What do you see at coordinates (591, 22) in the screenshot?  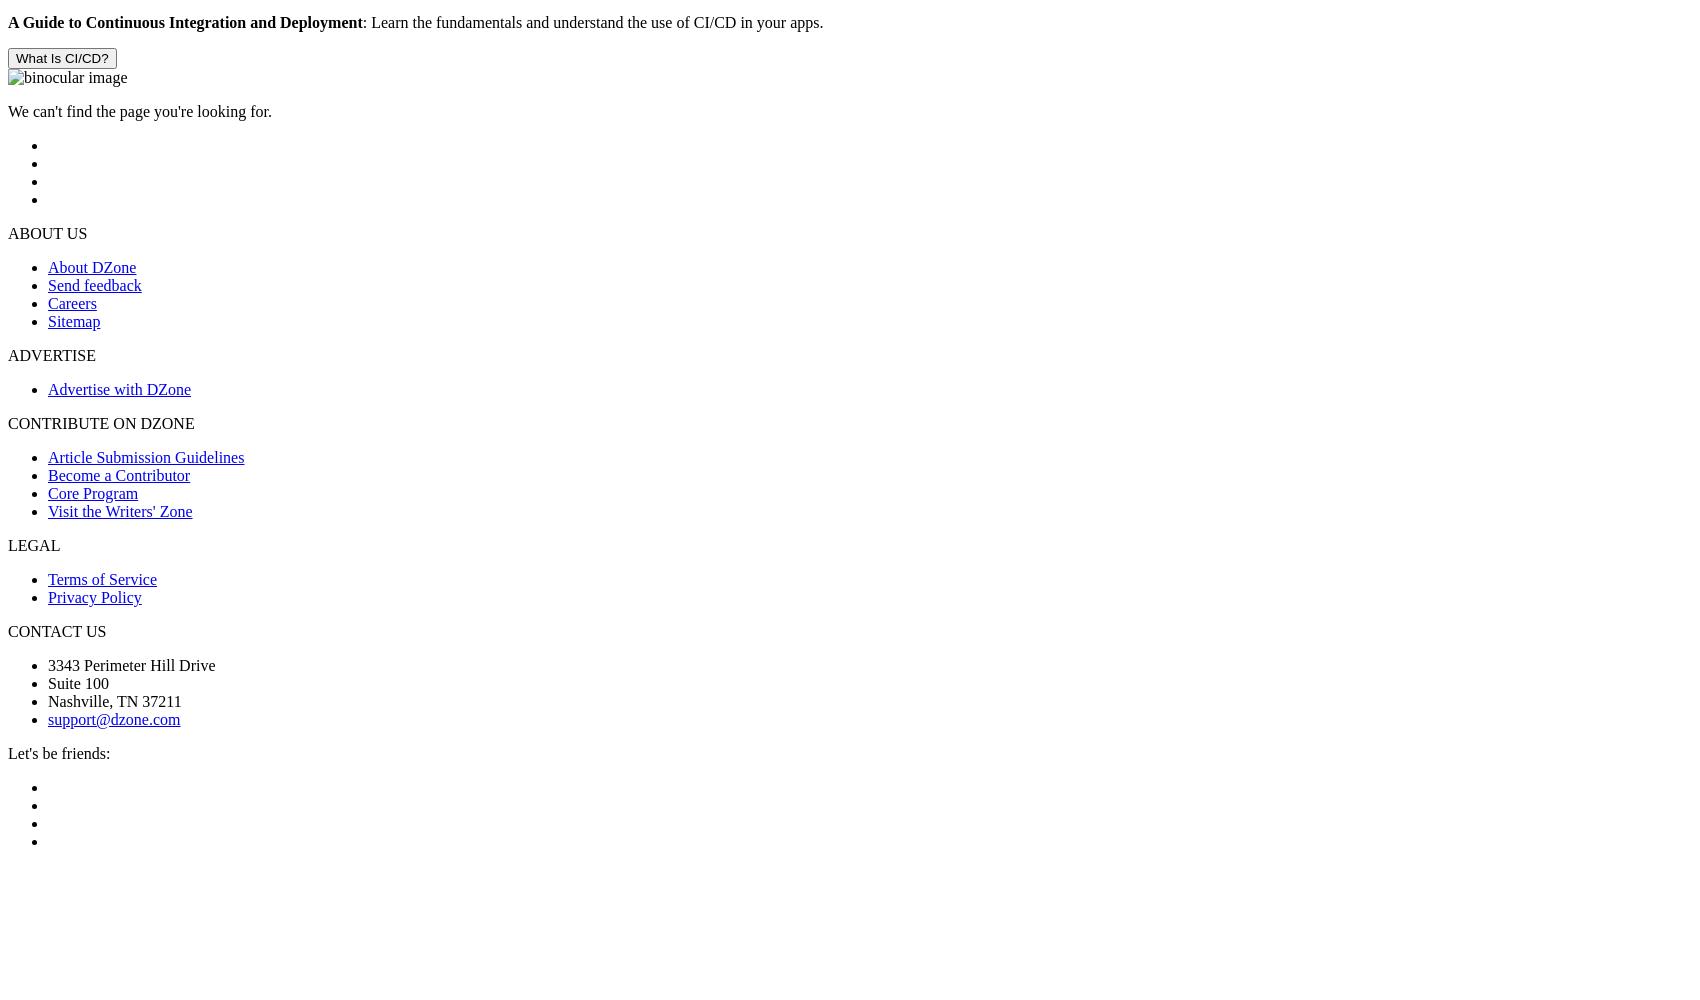 I see `': Learn the fundamentals and understand the use of CI/CD in your apps.'` at bounding box center [591, 22].